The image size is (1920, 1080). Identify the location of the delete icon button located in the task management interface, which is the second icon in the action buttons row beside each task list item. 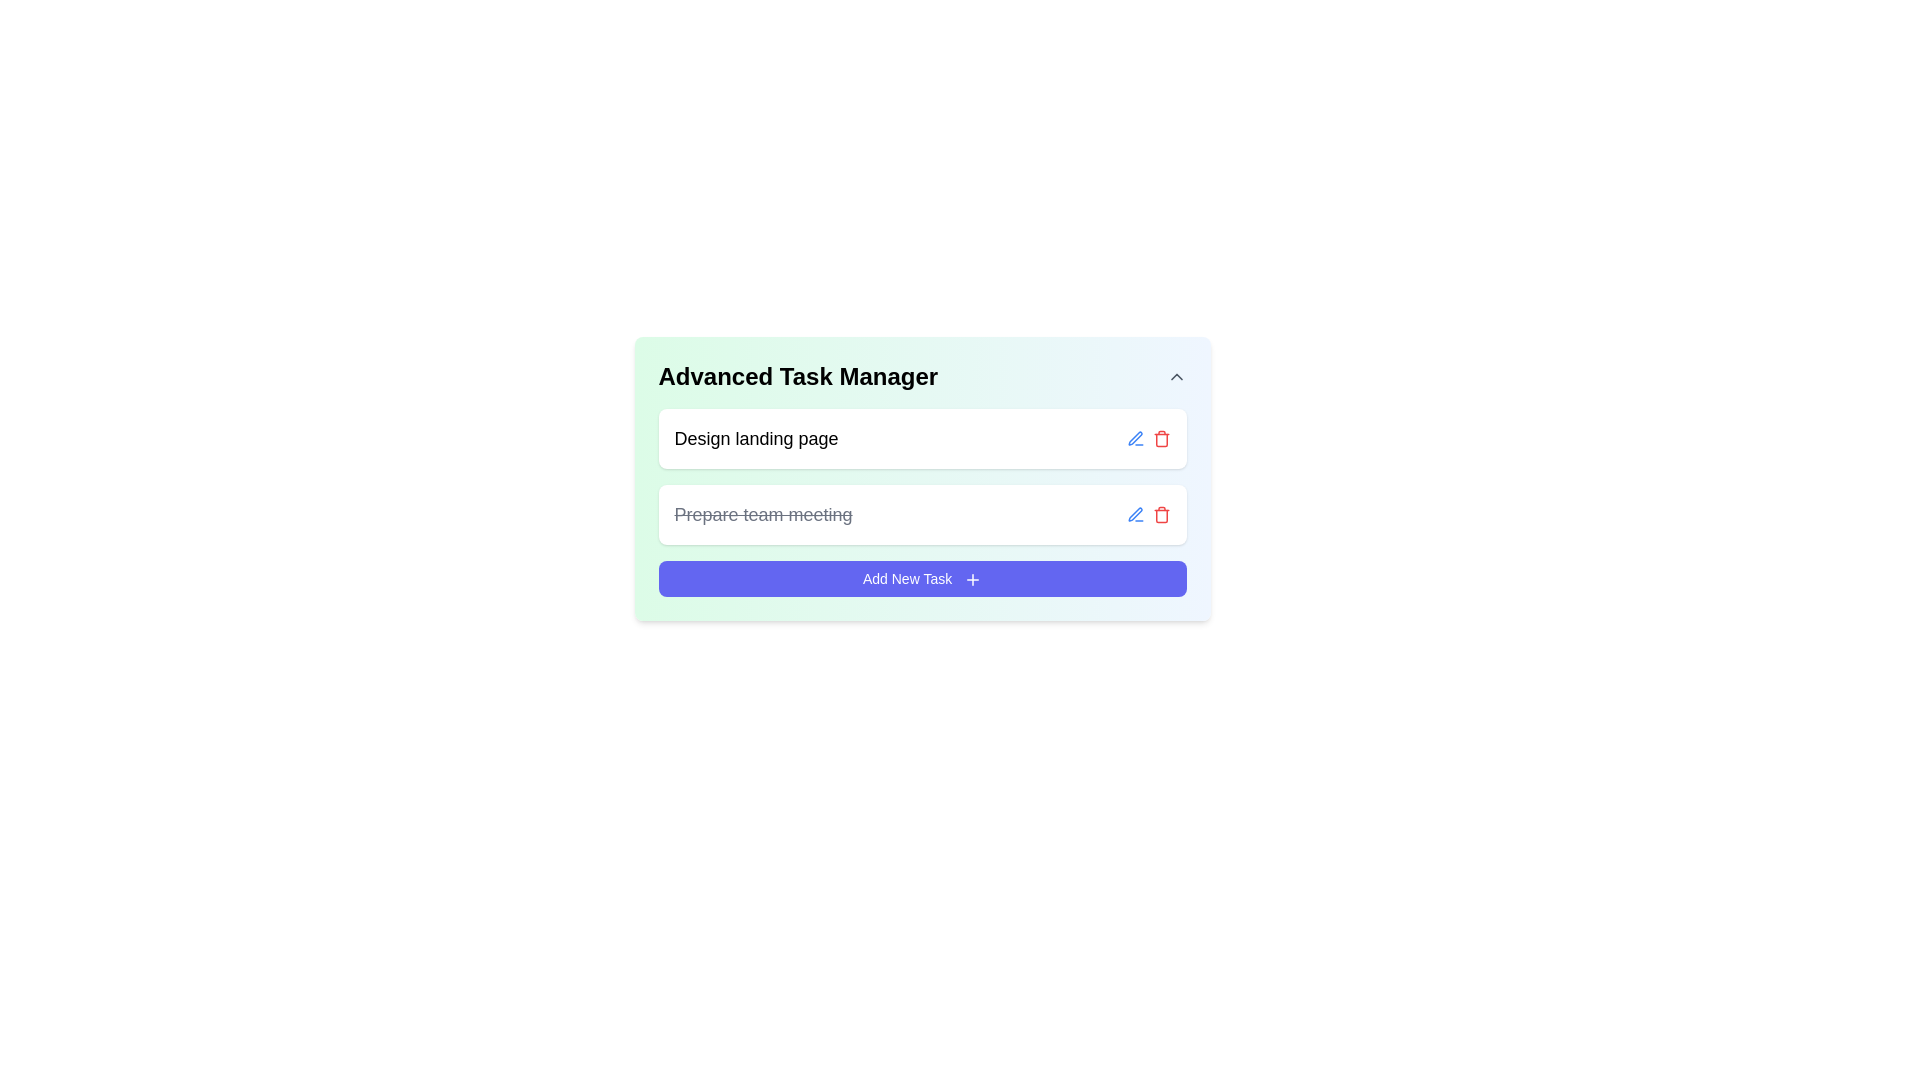
(1161, 439).